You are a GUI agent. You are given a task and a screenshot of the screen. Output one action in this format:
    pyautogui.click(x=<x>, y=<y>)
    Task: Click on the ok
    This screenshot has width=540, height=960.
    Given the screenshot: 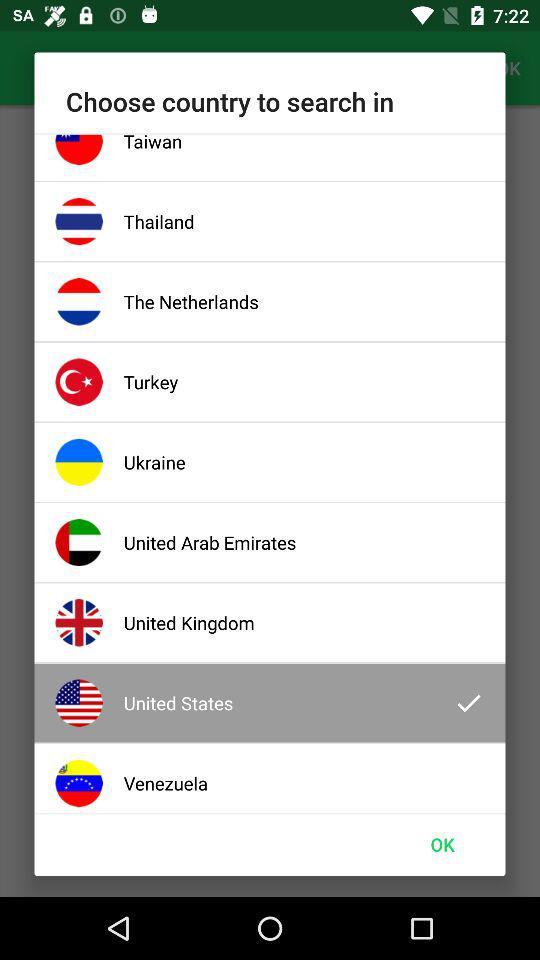 What is the action you would take?
    pyautogui.click(x=442, y=843)
    